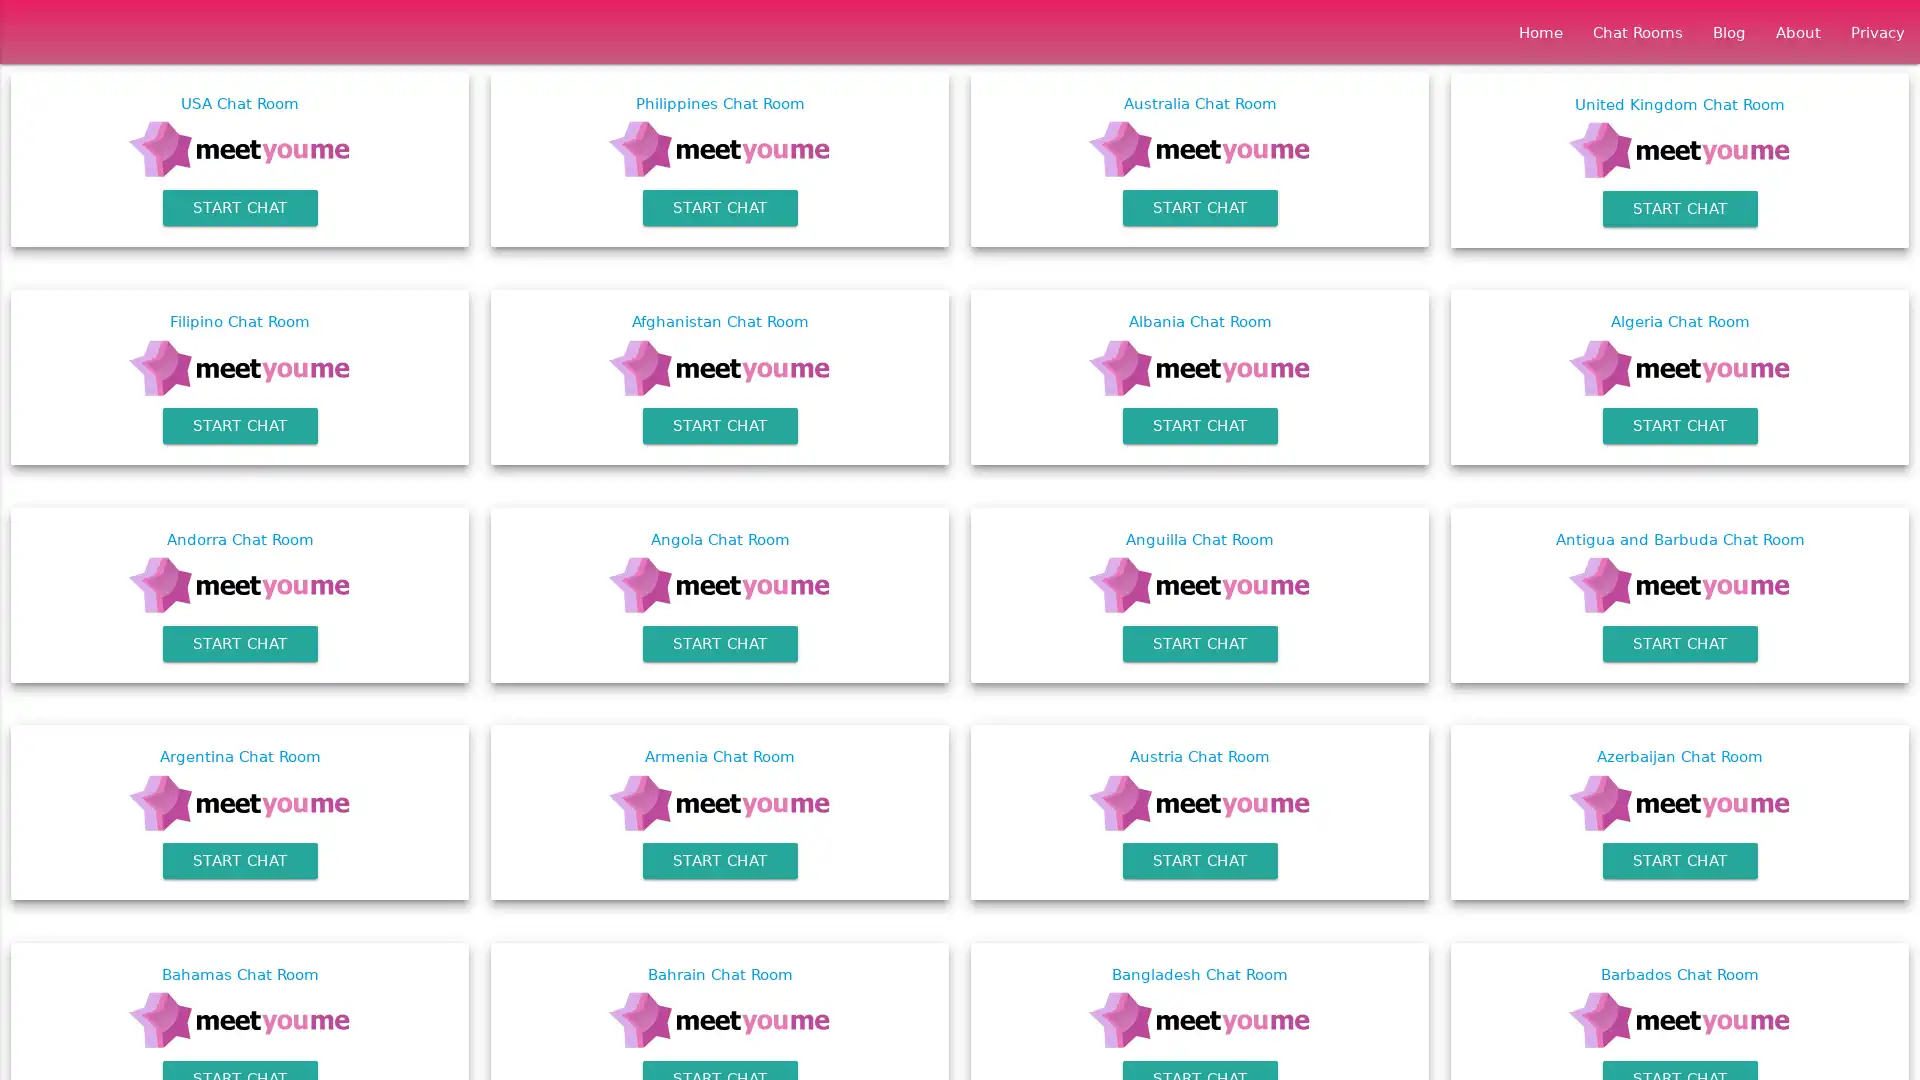 The width and height of the screenshot is (1920, 1080). I want to click on START CHAT, so click(1199, 643).